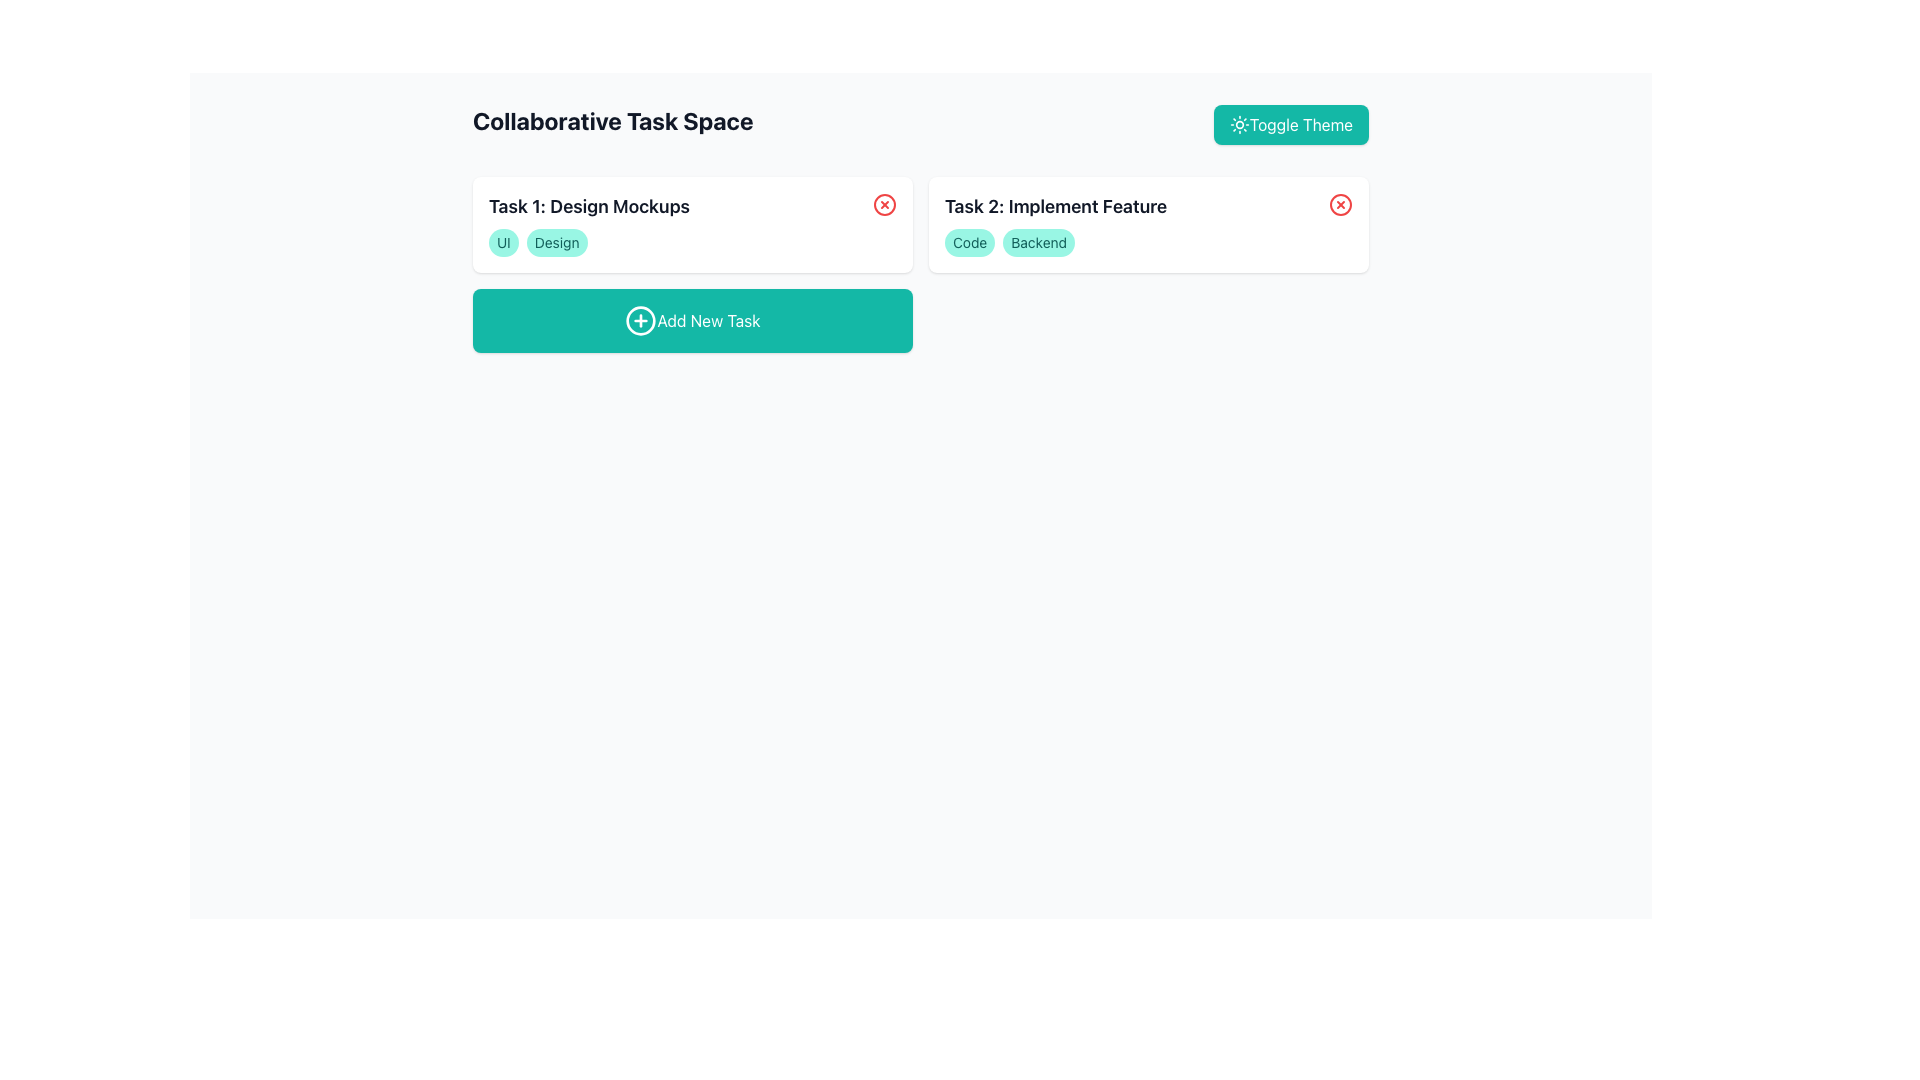  Describe the element at coordinates (1039, 242) in the screenshot. I see `the second label in the 'Task 2: Implement Feature' section, which is positioned to the right of the 'Code' label` at that location.